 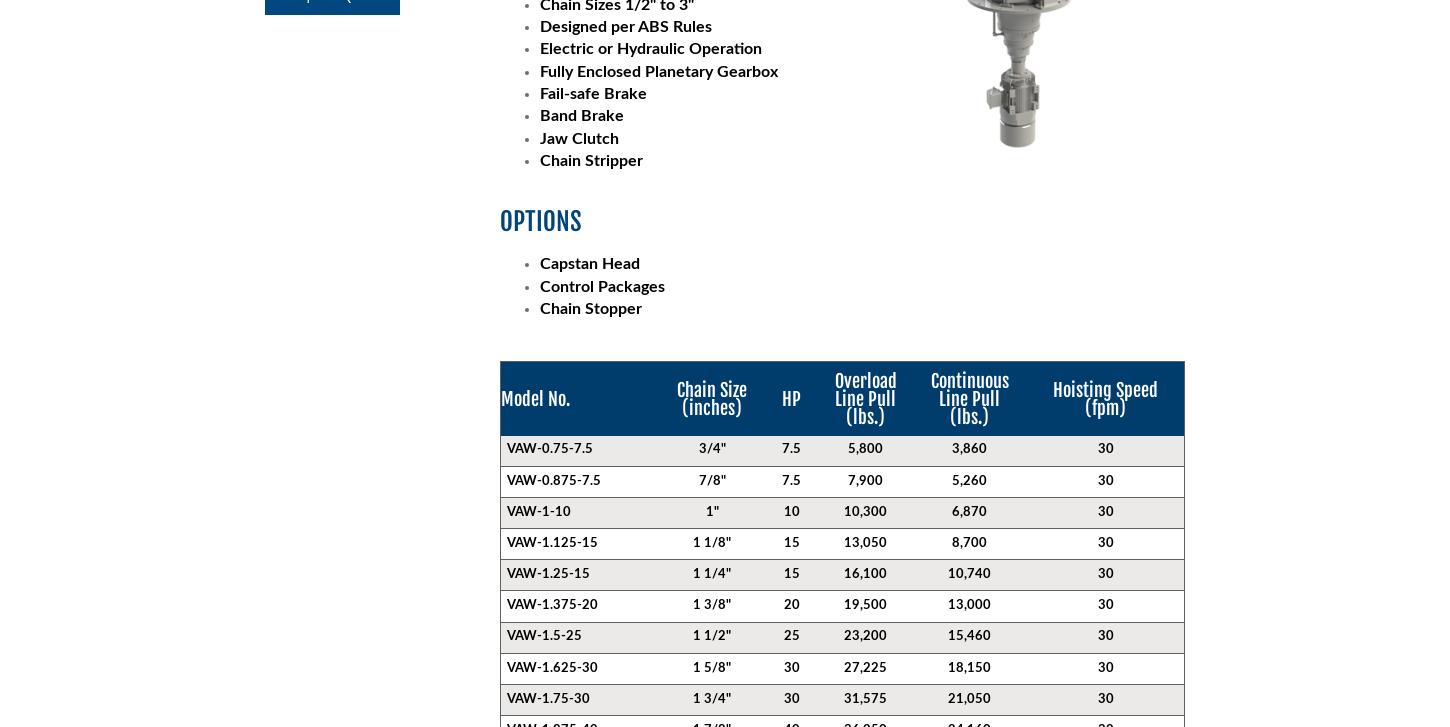 I want to click on '3/4"', so click(x=697, y=448).